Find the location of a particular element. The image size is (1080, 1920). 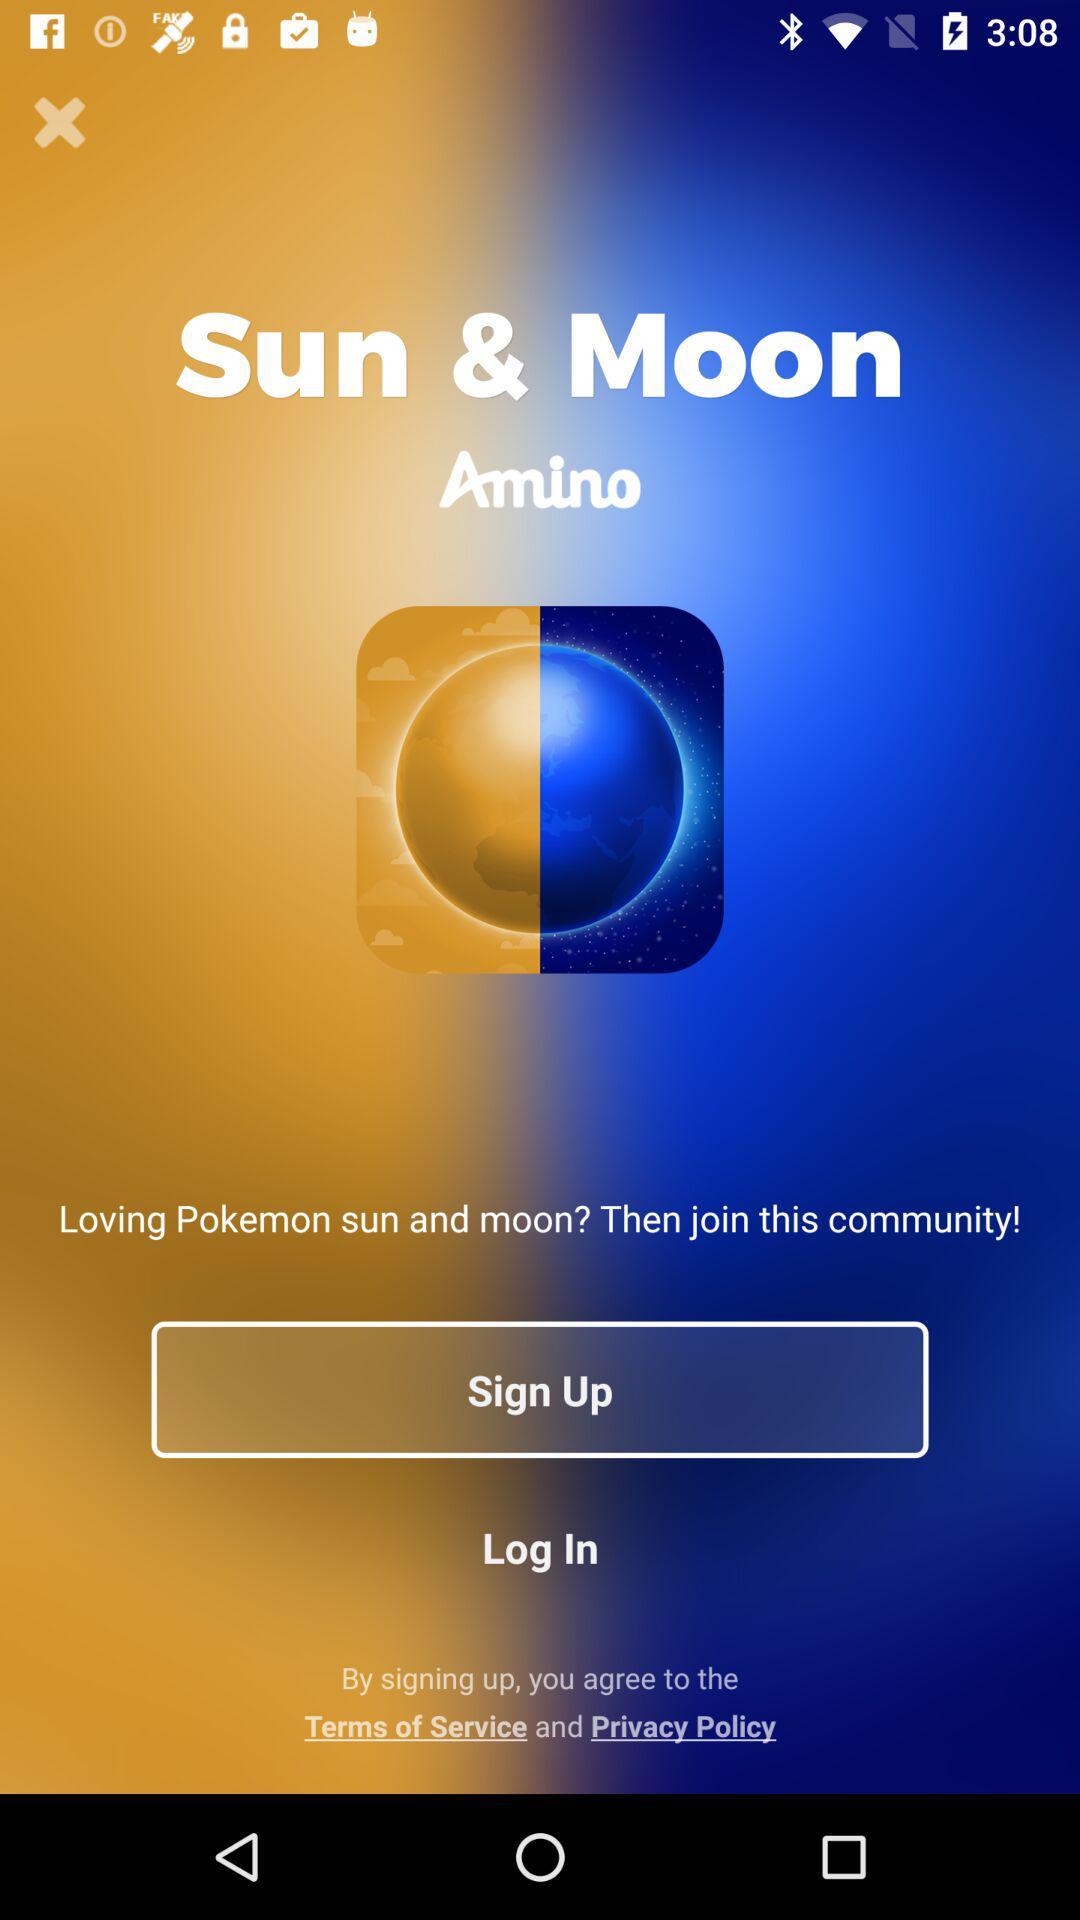

the item above the by signing up icon is located at coordinates (540, 1546).